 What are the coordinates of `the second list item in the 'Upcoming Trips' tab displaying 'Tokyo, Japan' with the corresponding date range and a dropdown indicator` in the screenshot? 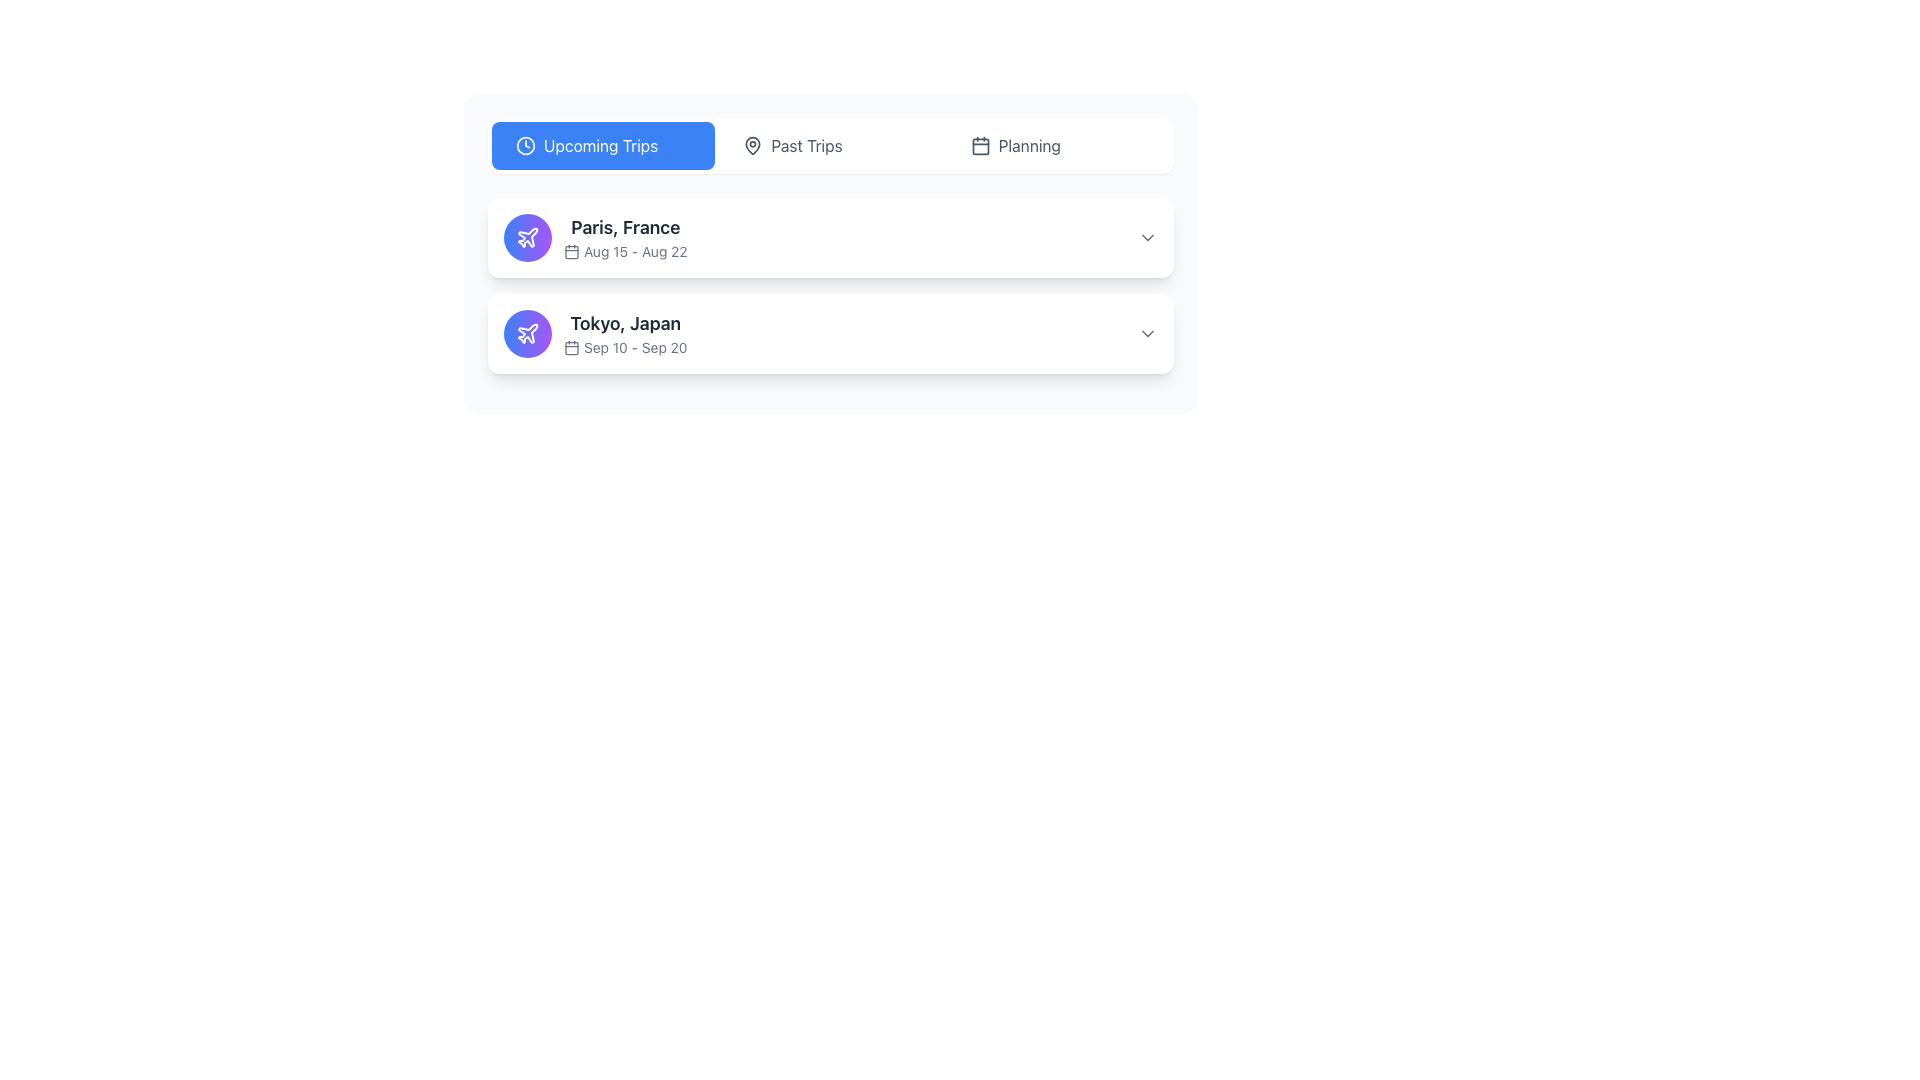 It's located at (830, 333).